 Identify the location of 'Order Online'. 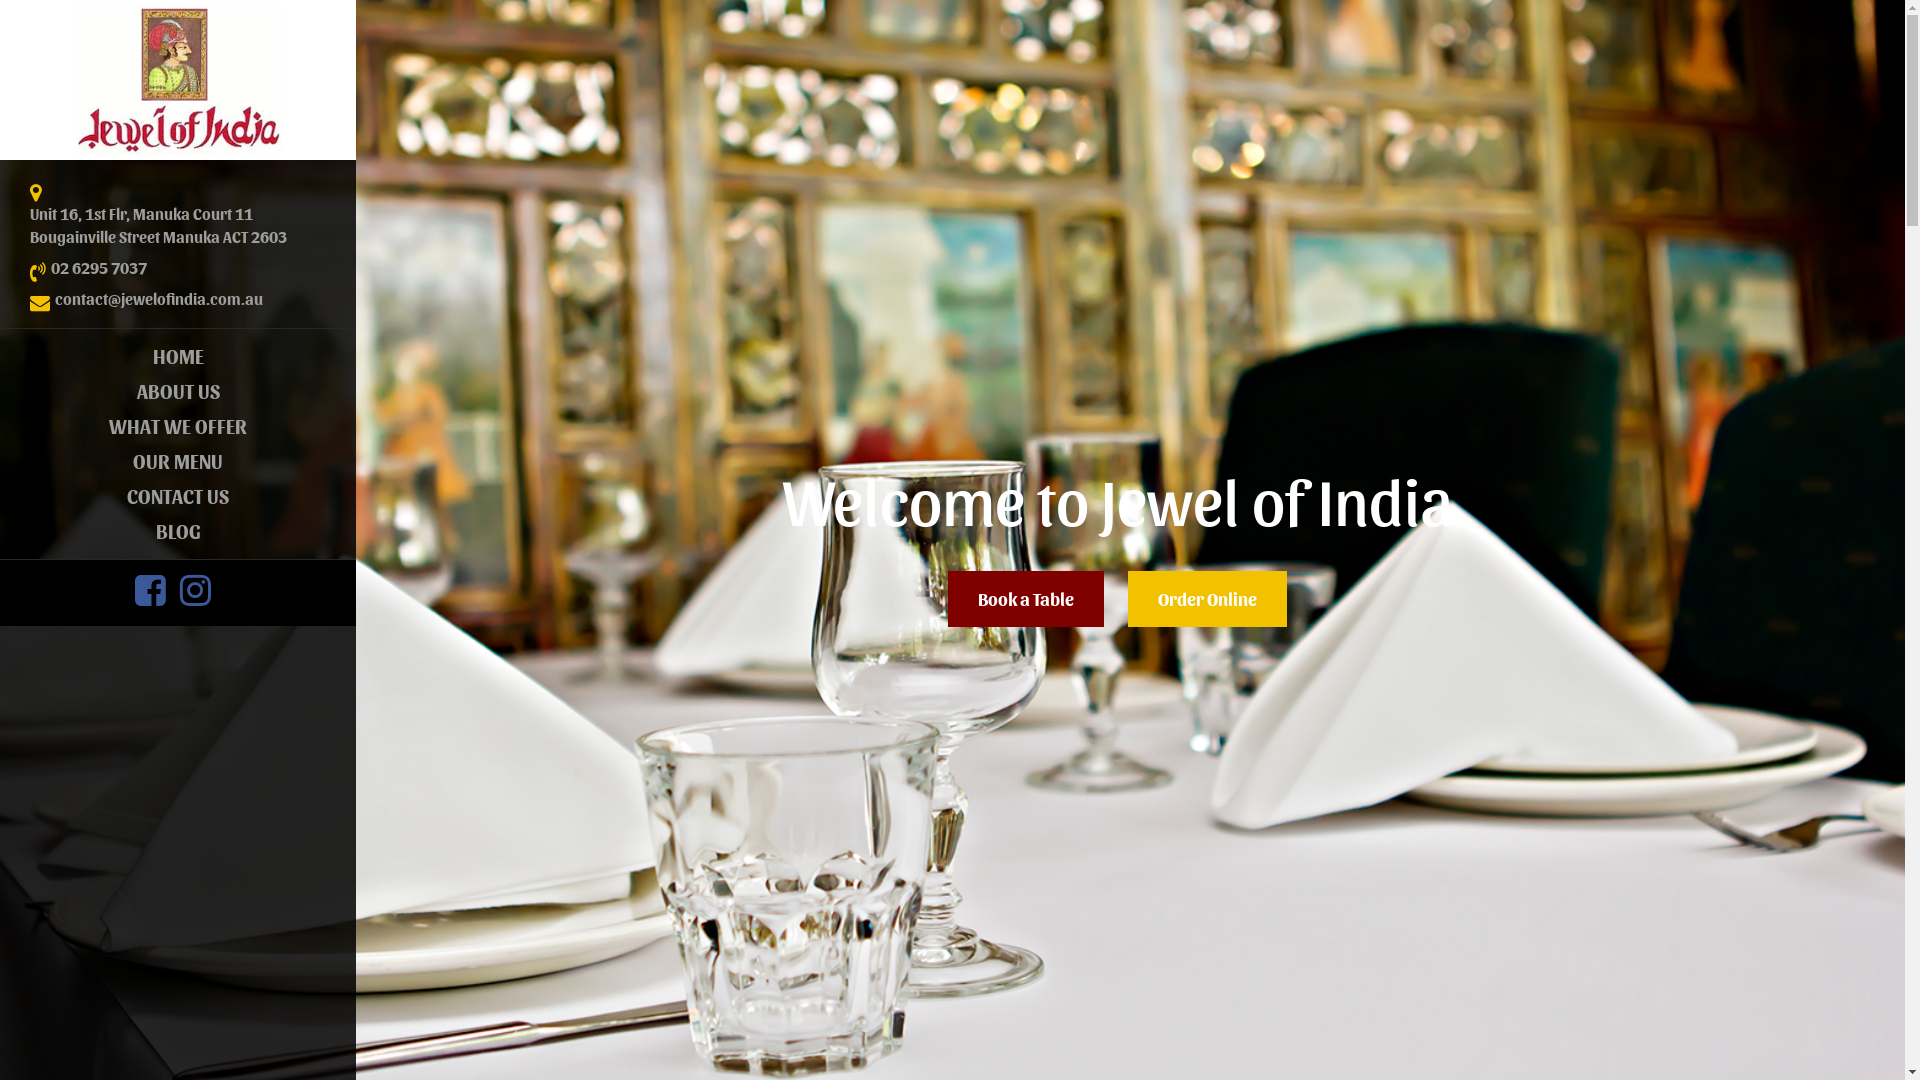
(1206, 597).